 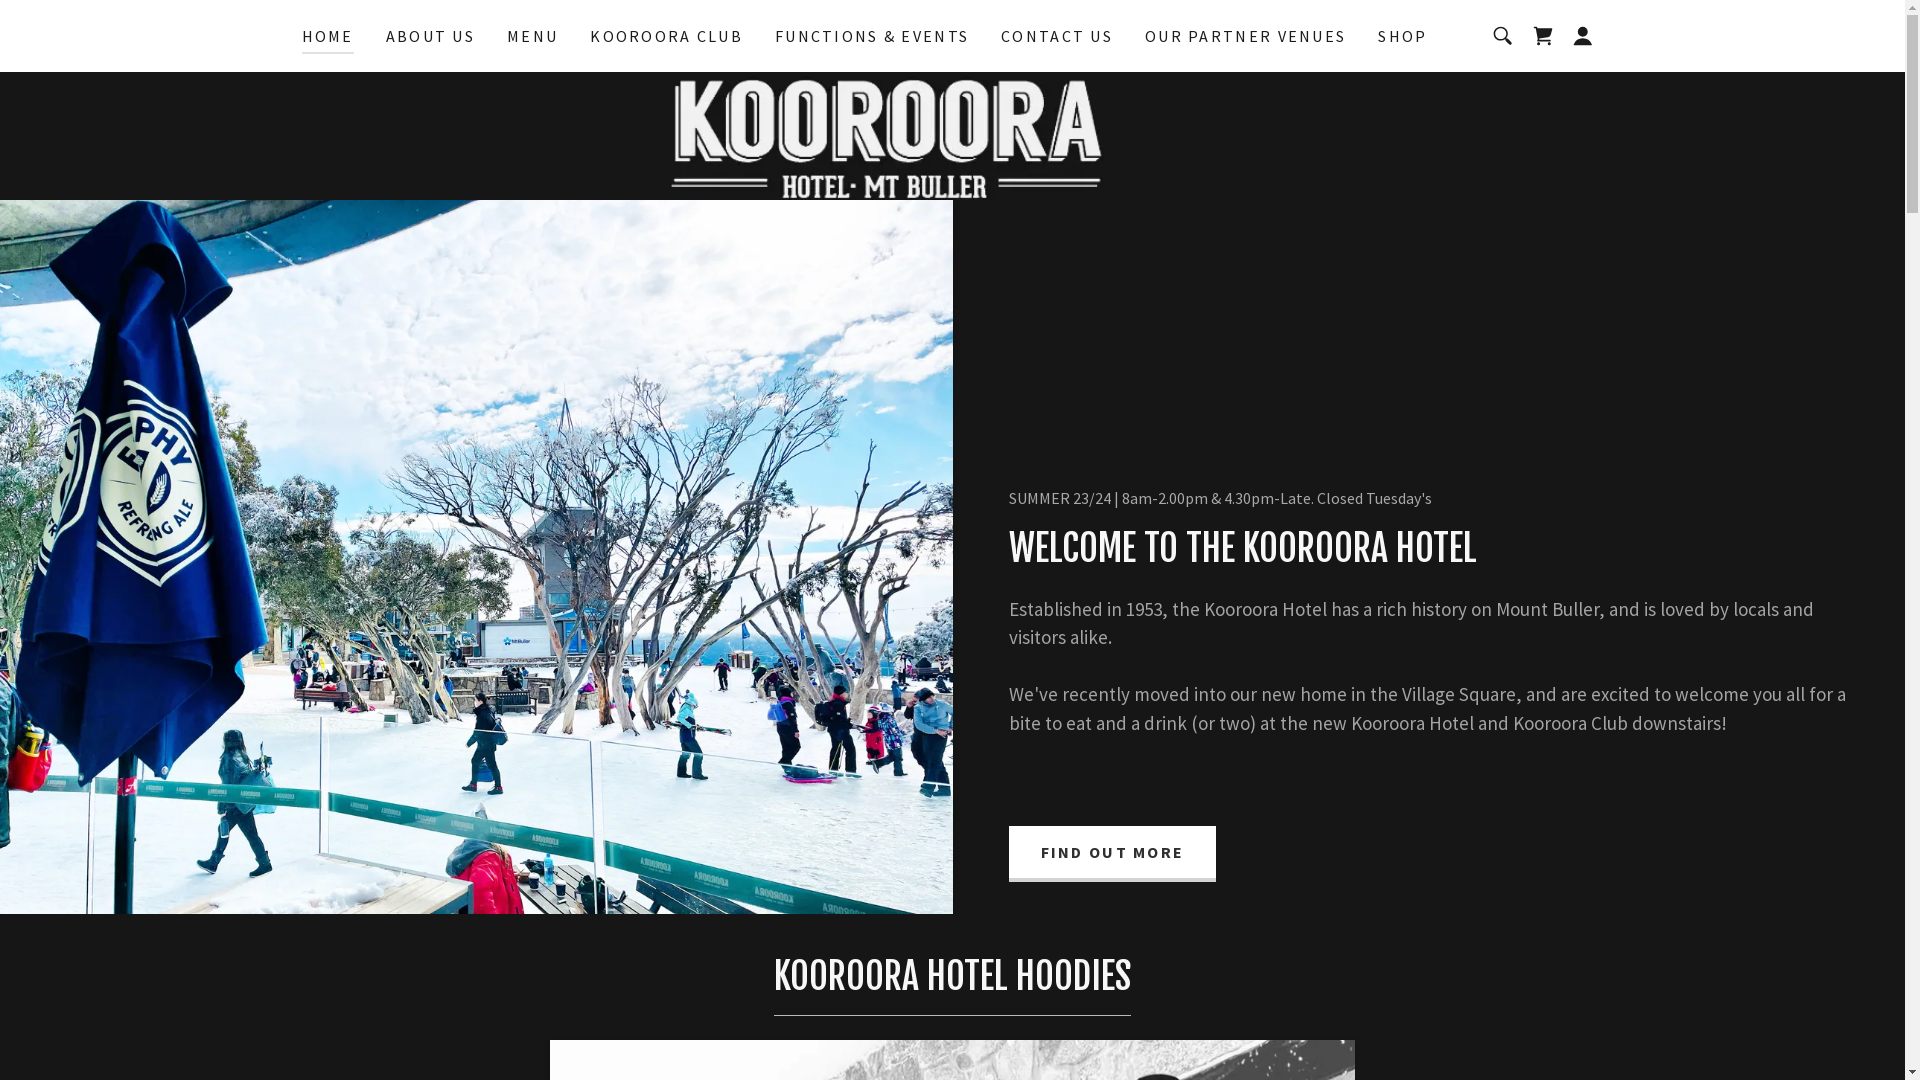 I want to click on 'KOOROORA CLUB', so click(x=666, y=35).